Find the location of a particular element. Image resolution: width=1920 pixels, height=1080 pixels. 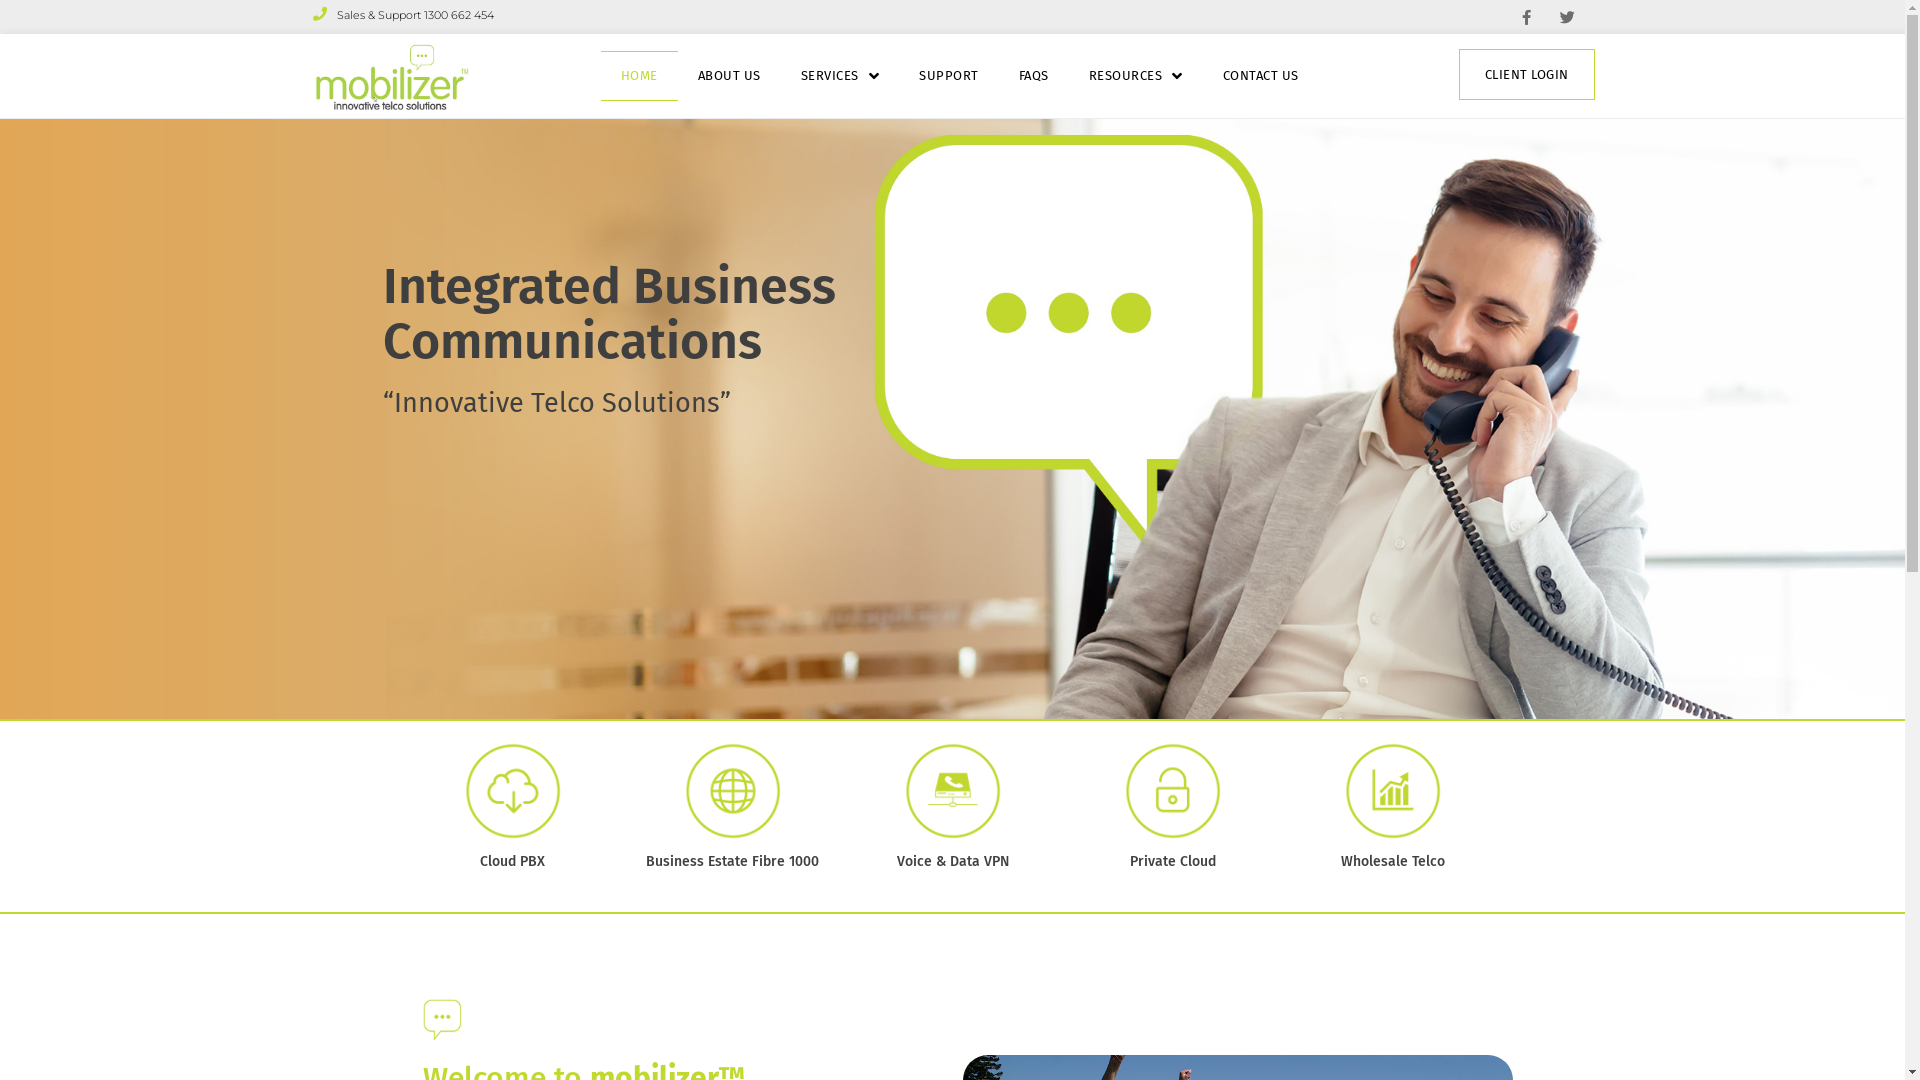

'SUPPORT' is located at coordinates (948, 75).